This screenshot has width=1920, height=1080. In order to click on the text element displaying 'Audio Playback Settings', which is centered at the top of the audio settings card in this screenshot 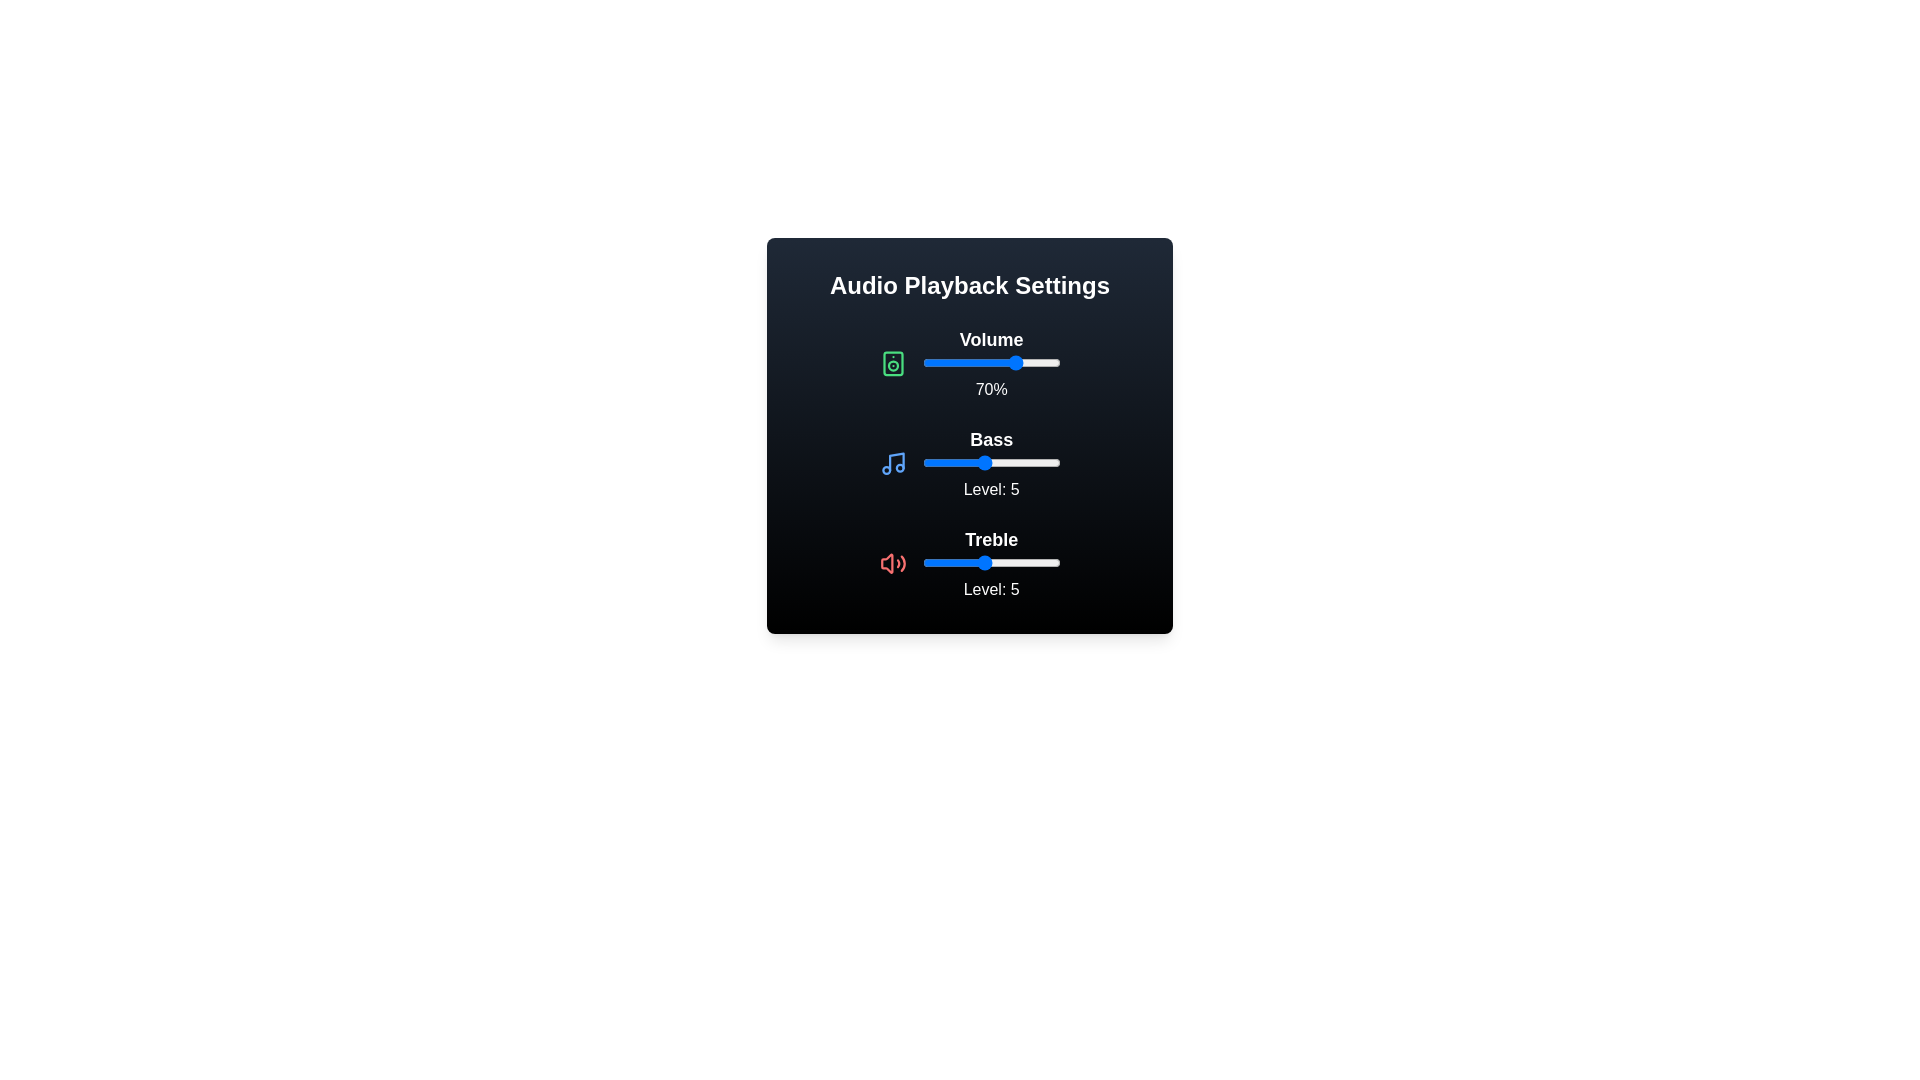, I will do `click(969, 285)`.